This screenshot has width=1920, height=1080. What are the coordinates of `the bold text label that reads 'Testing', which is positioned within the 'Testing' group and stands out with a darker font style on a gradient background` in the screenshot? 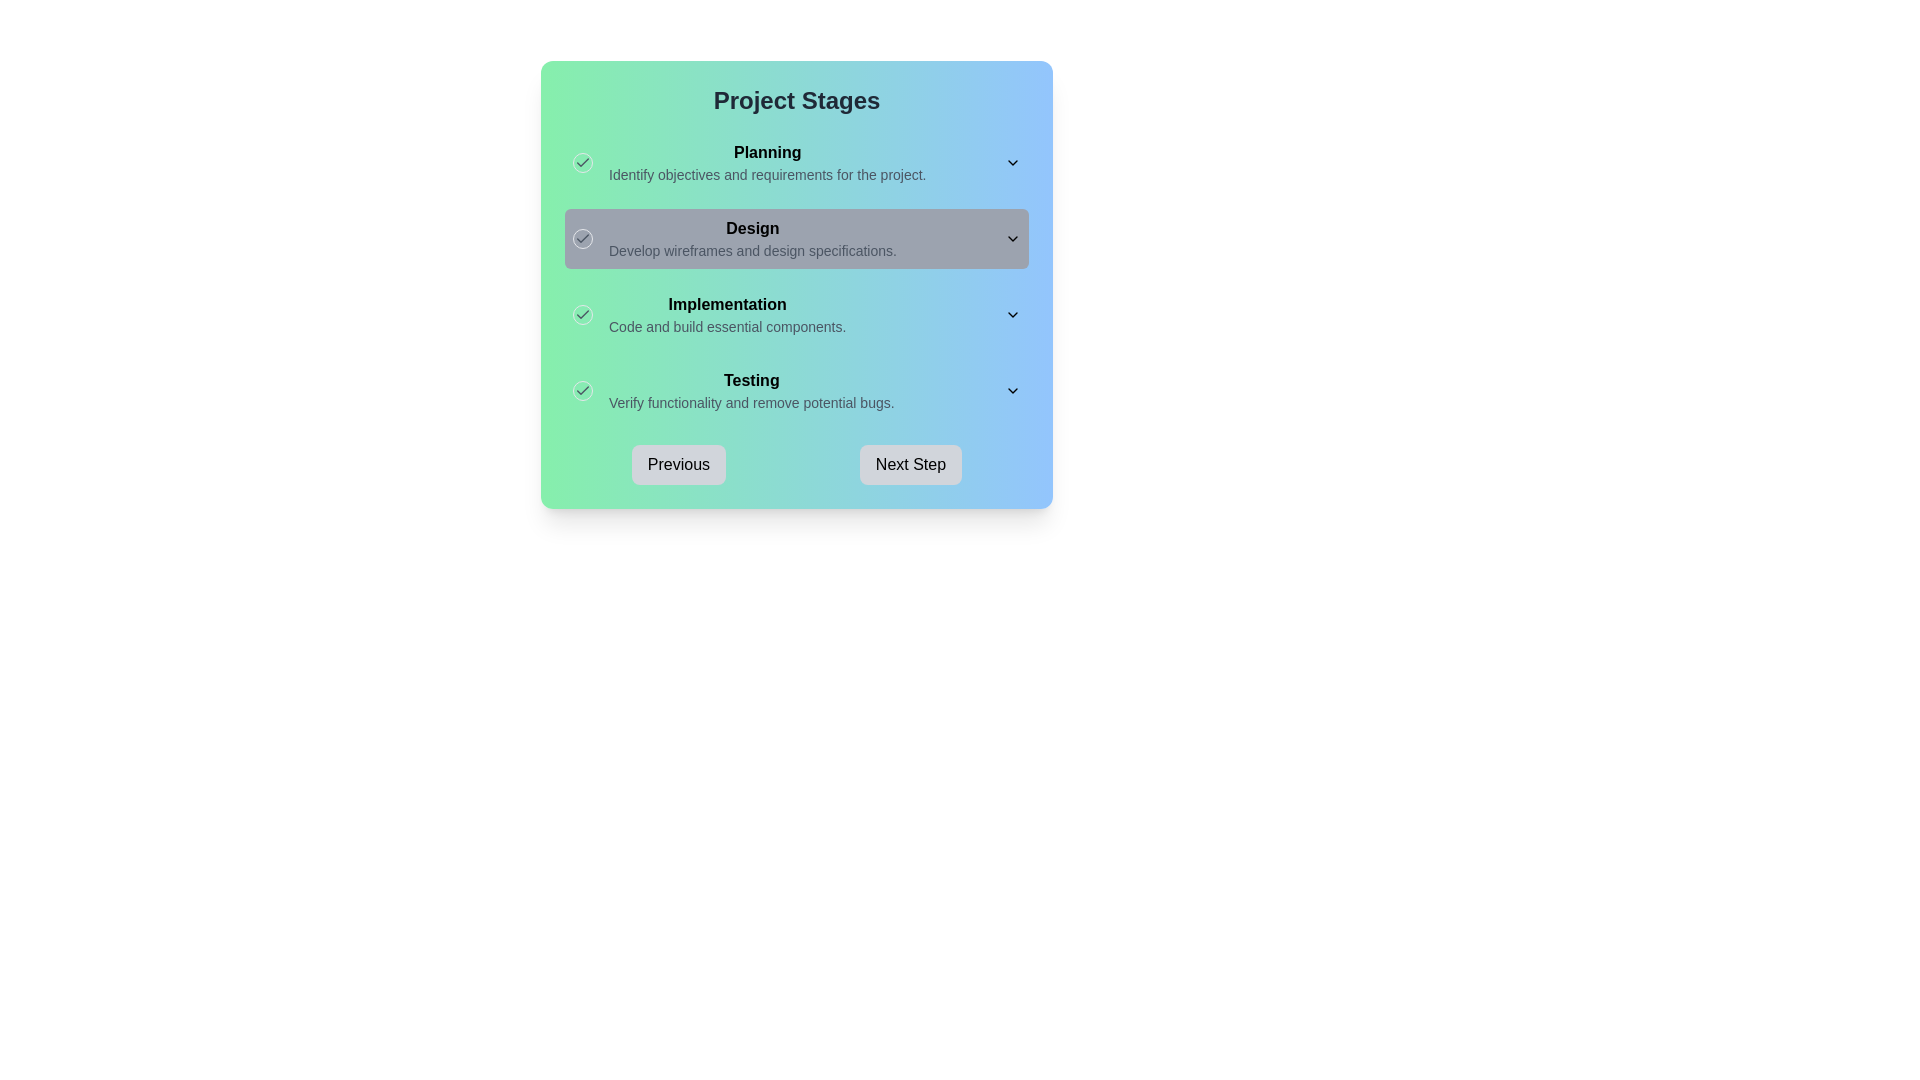 It's located at (750, 381).